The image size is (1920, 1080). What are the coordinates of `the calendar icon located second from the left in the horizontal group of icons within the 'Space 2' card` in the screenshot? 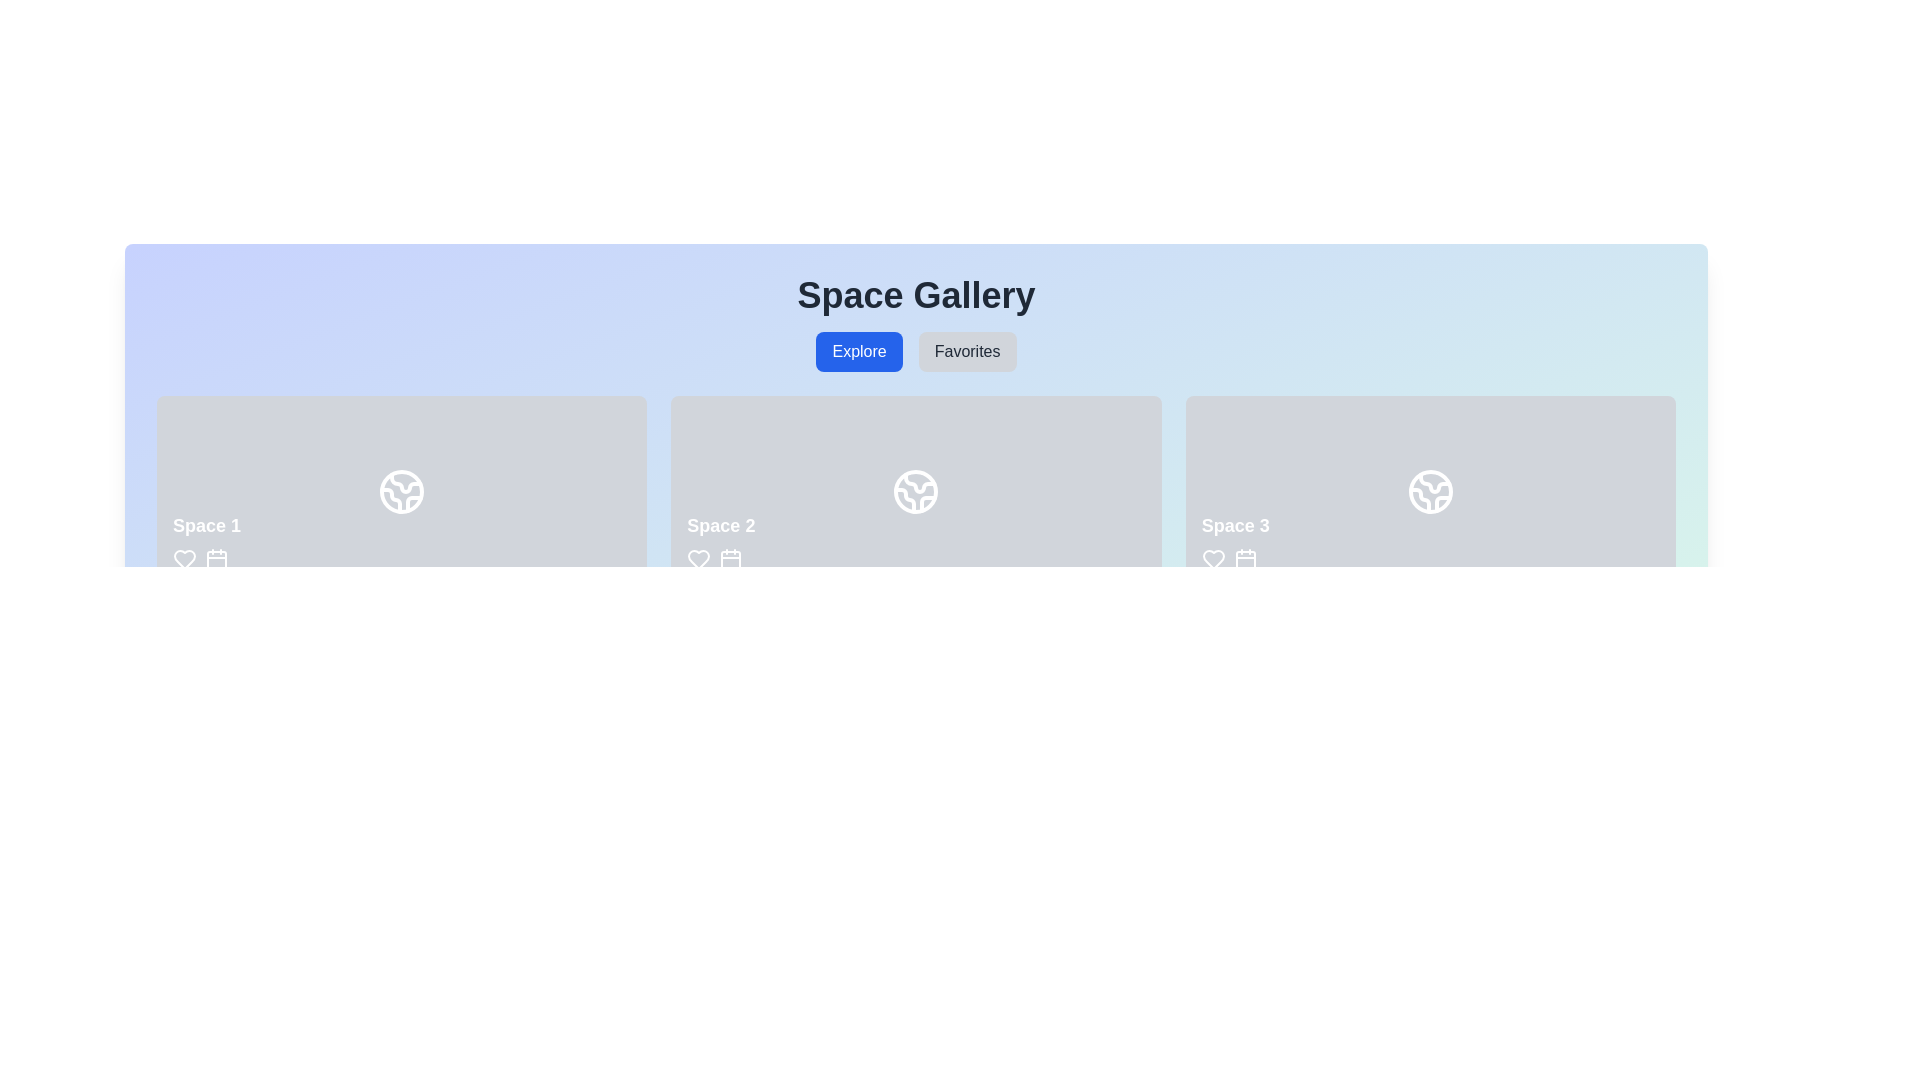 It's located at (730, 559).